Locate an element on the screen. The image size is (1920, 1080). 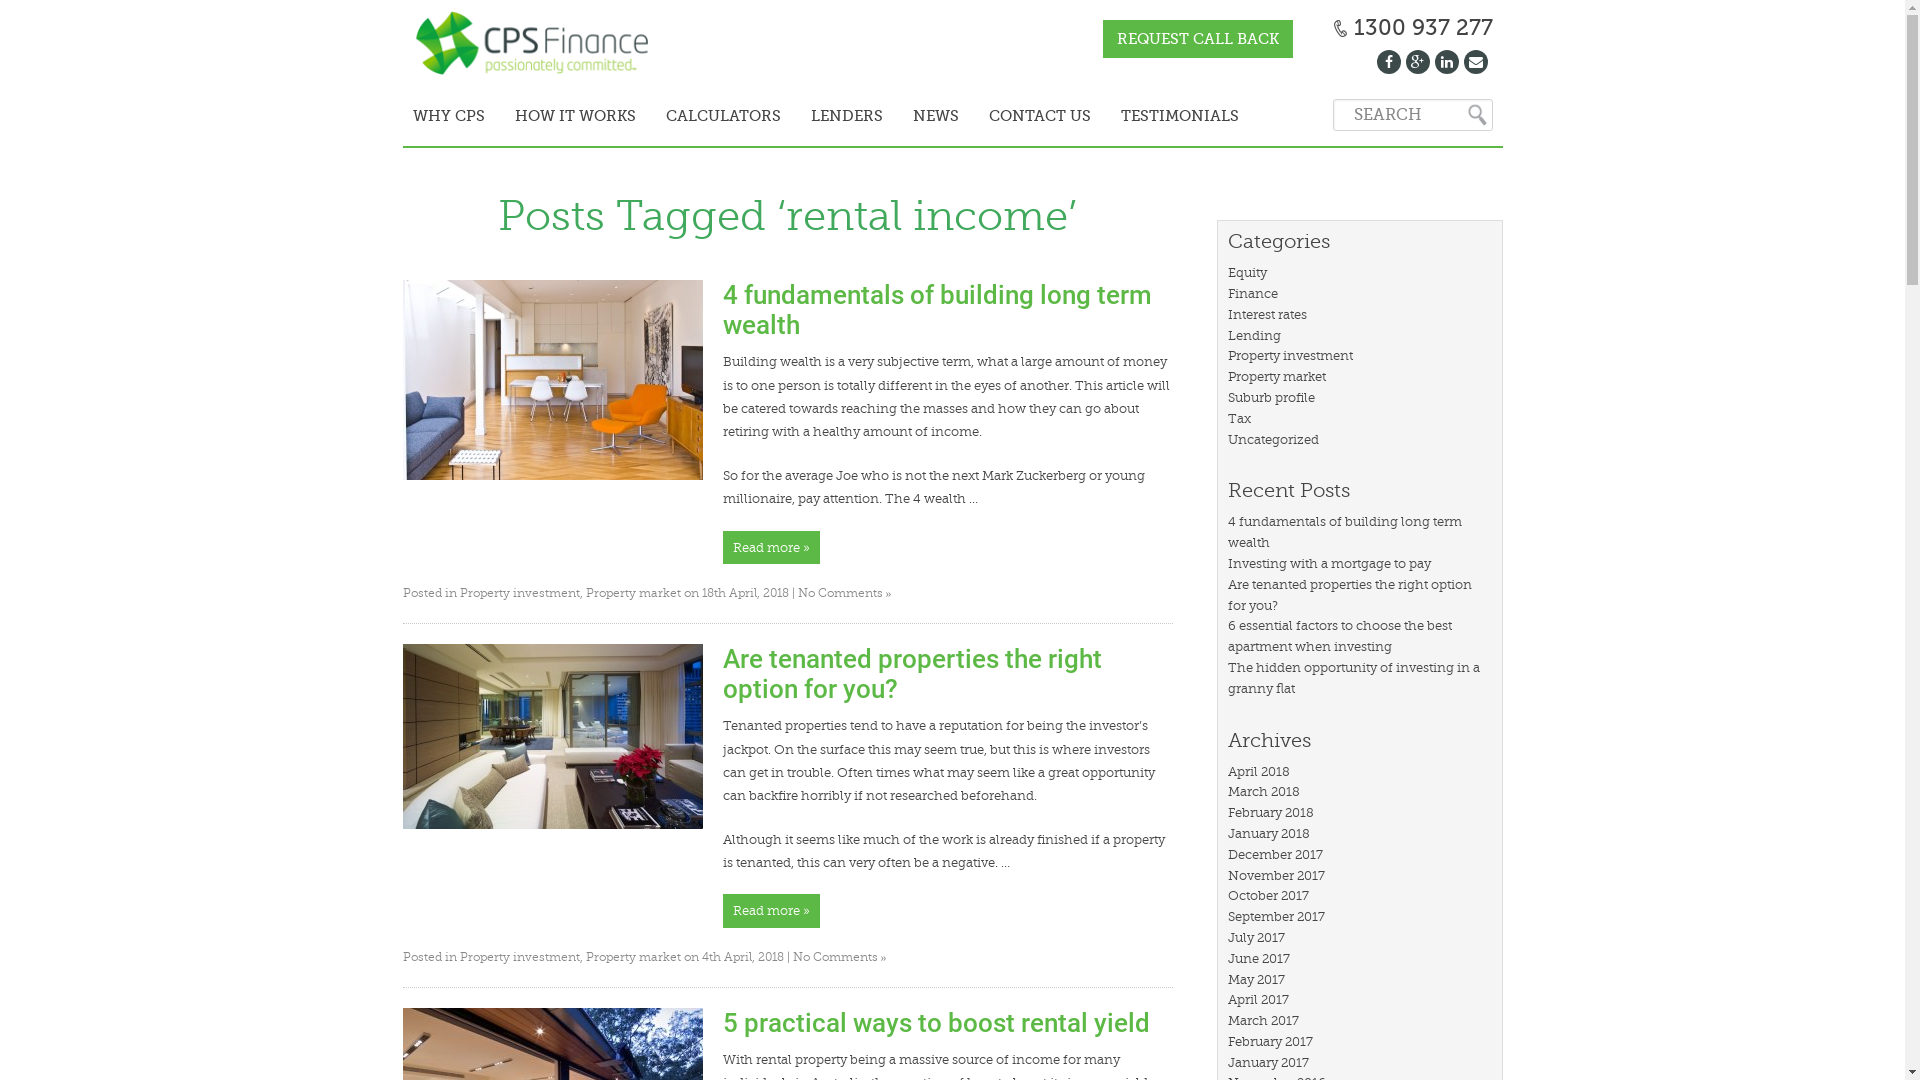
'February 2017' is located at coordinates (1269, 1040).